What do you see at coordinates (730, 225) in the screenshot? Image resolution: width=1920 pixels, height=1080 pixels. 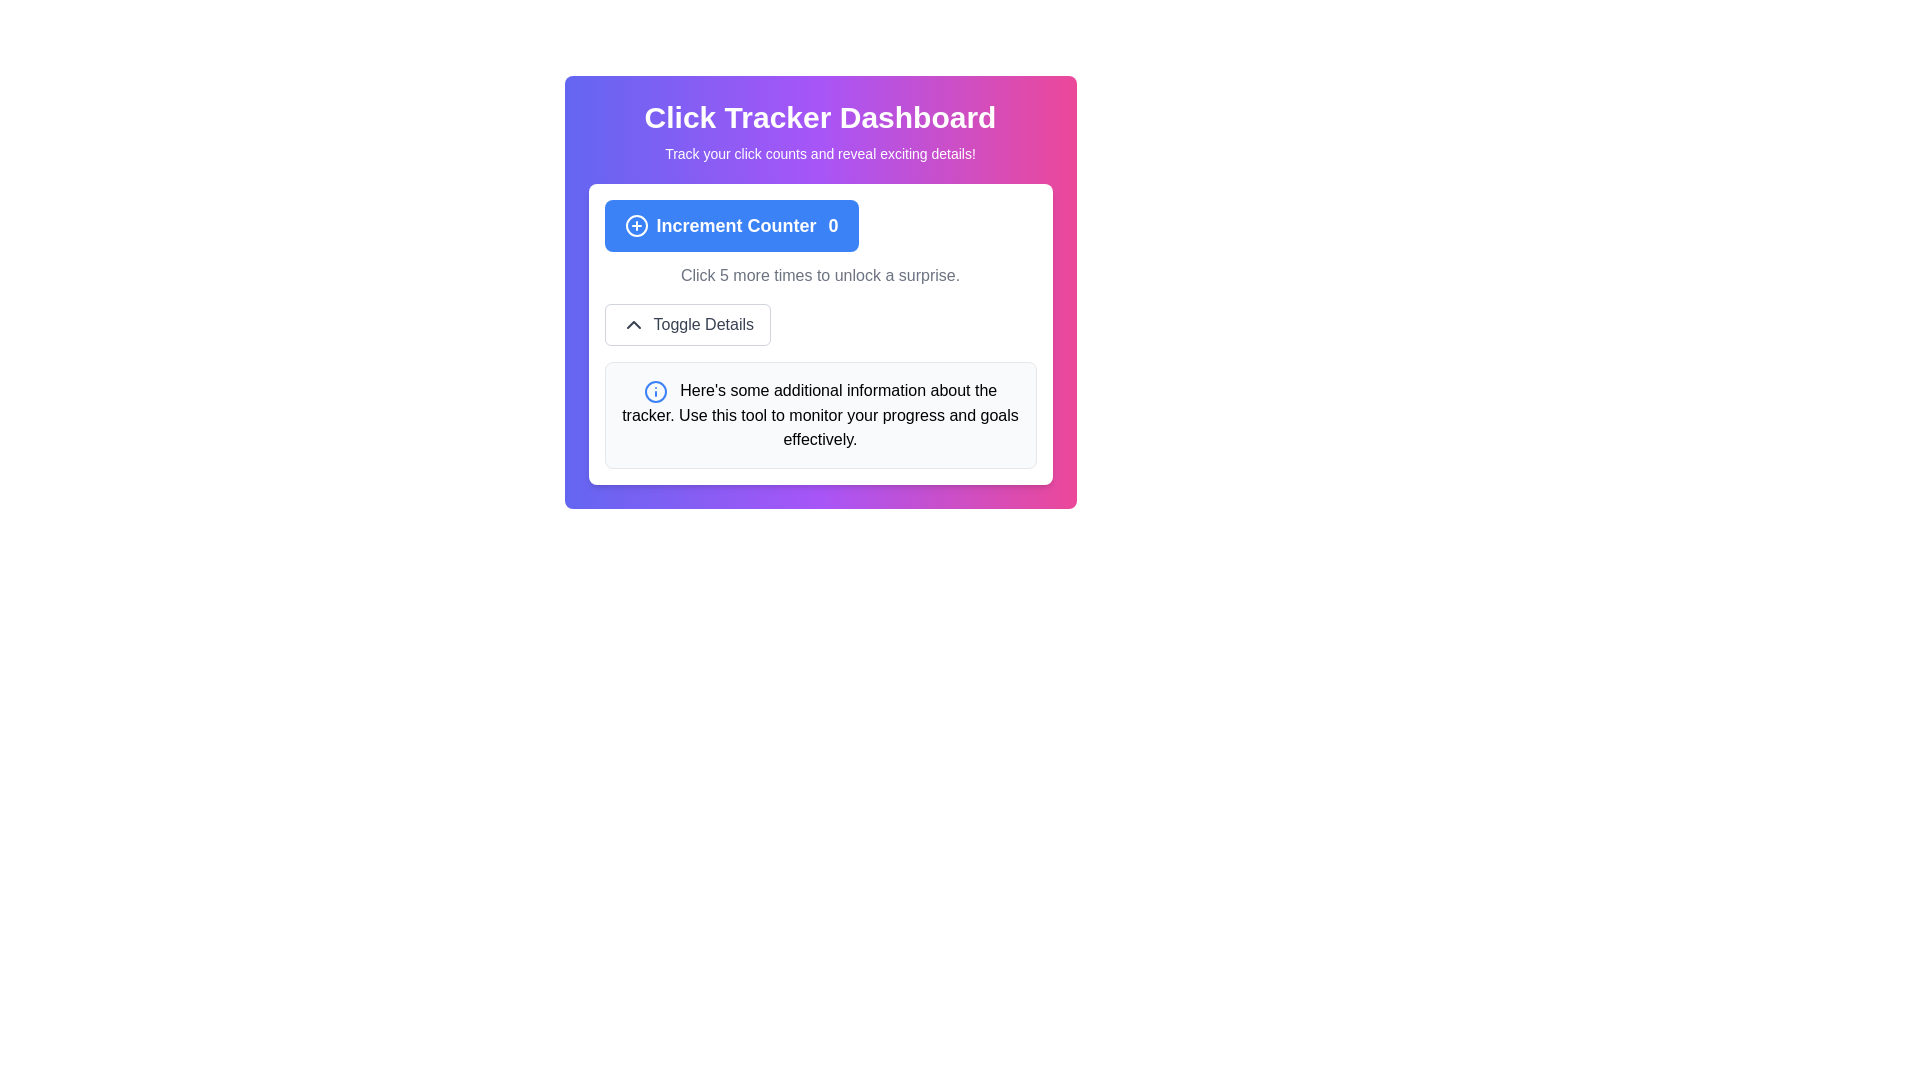 I see `the button located in the 'Click Tracker Dashboard' section` at bounding box center [730, 225].